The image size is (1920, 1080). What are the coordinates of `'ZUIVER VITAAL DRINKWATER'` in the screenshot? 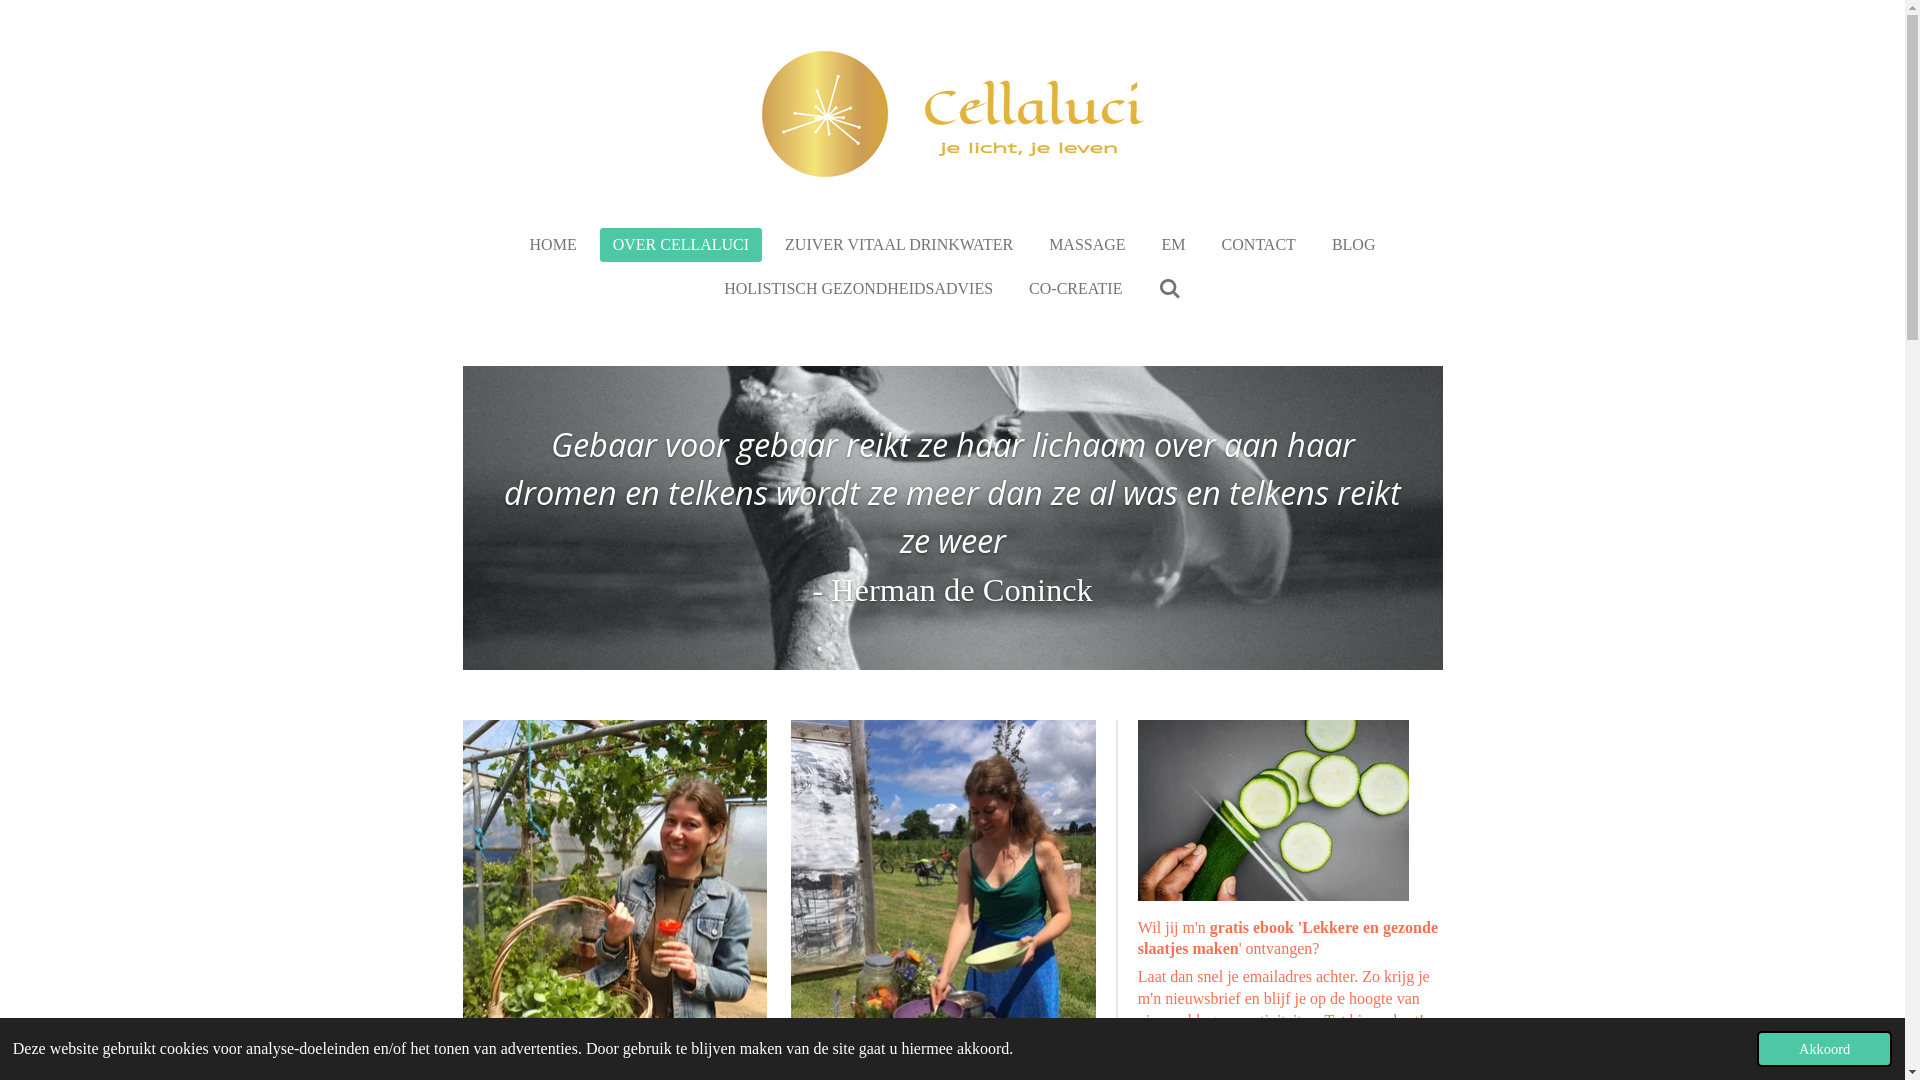 It's located at (771, 244).